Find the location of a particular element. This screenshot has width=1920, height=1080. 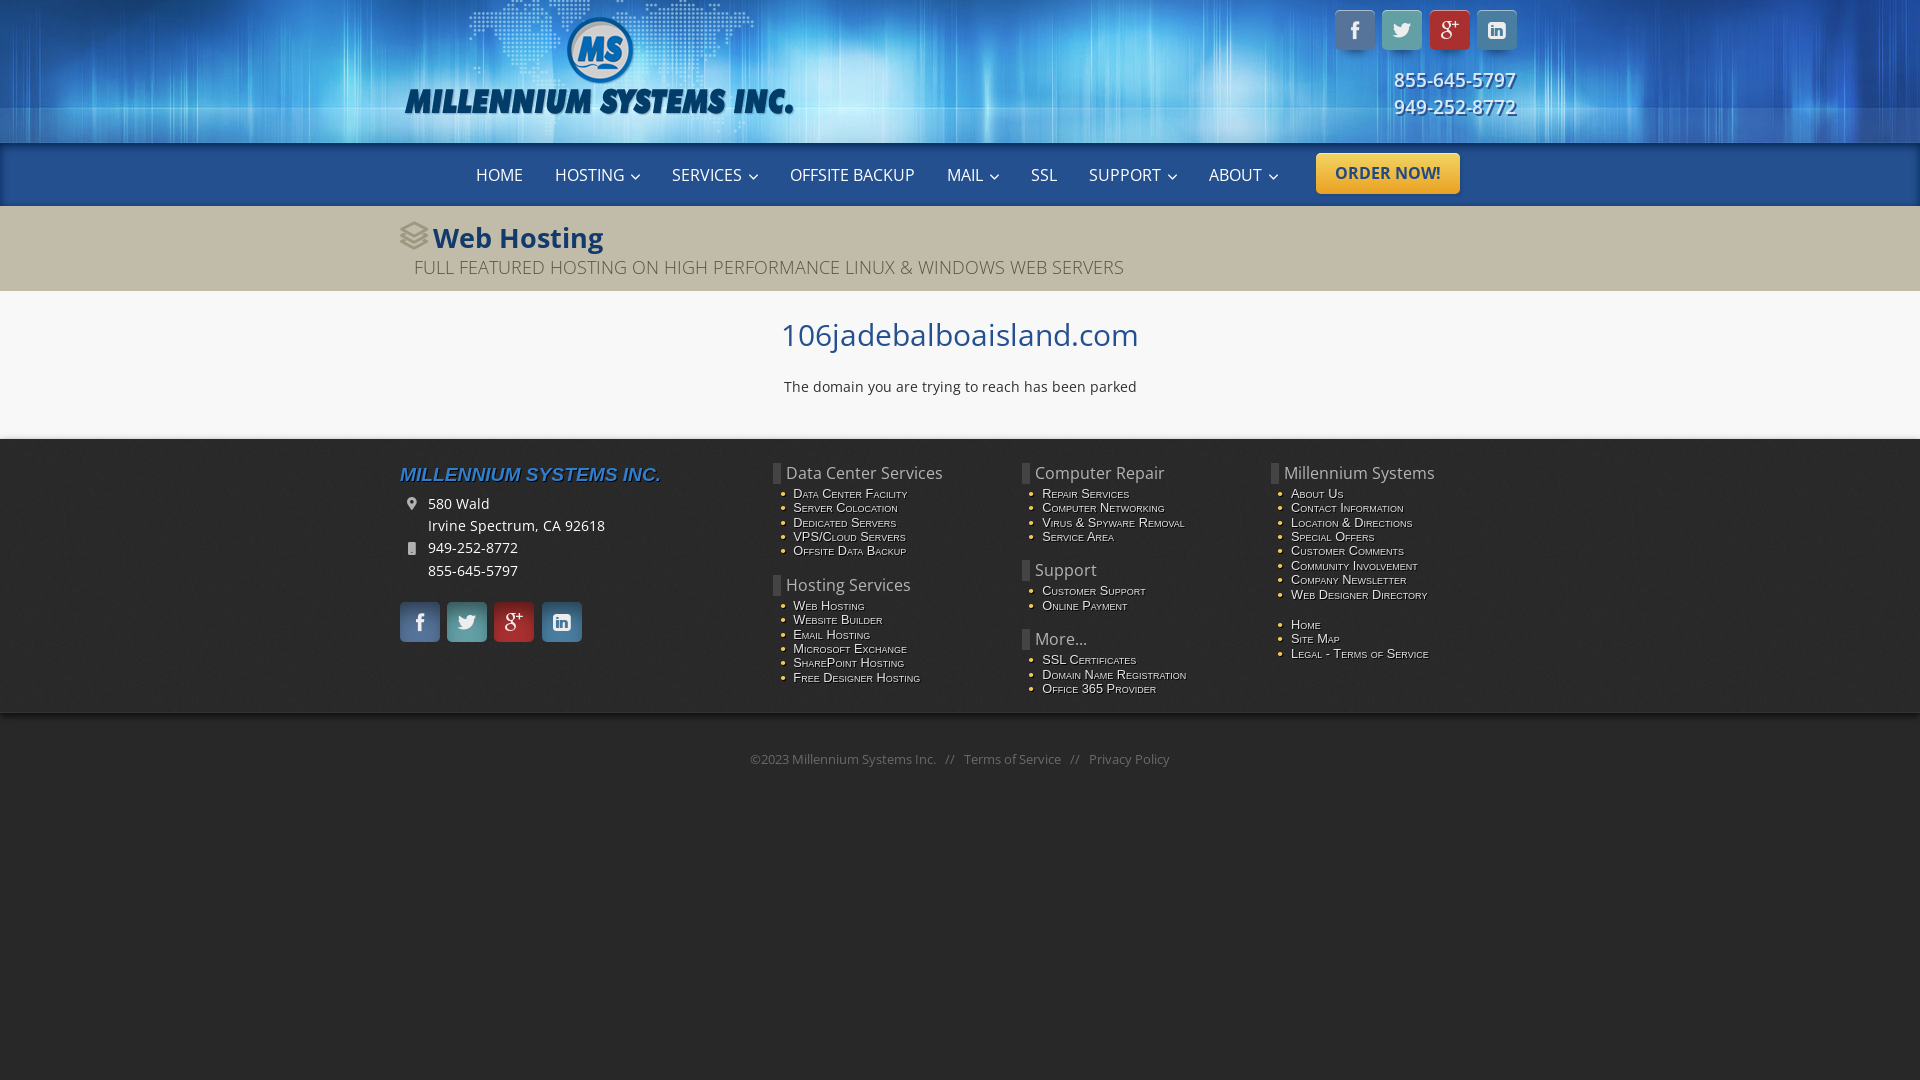

'Location & Directions' is located at coordinates (1351, 521).